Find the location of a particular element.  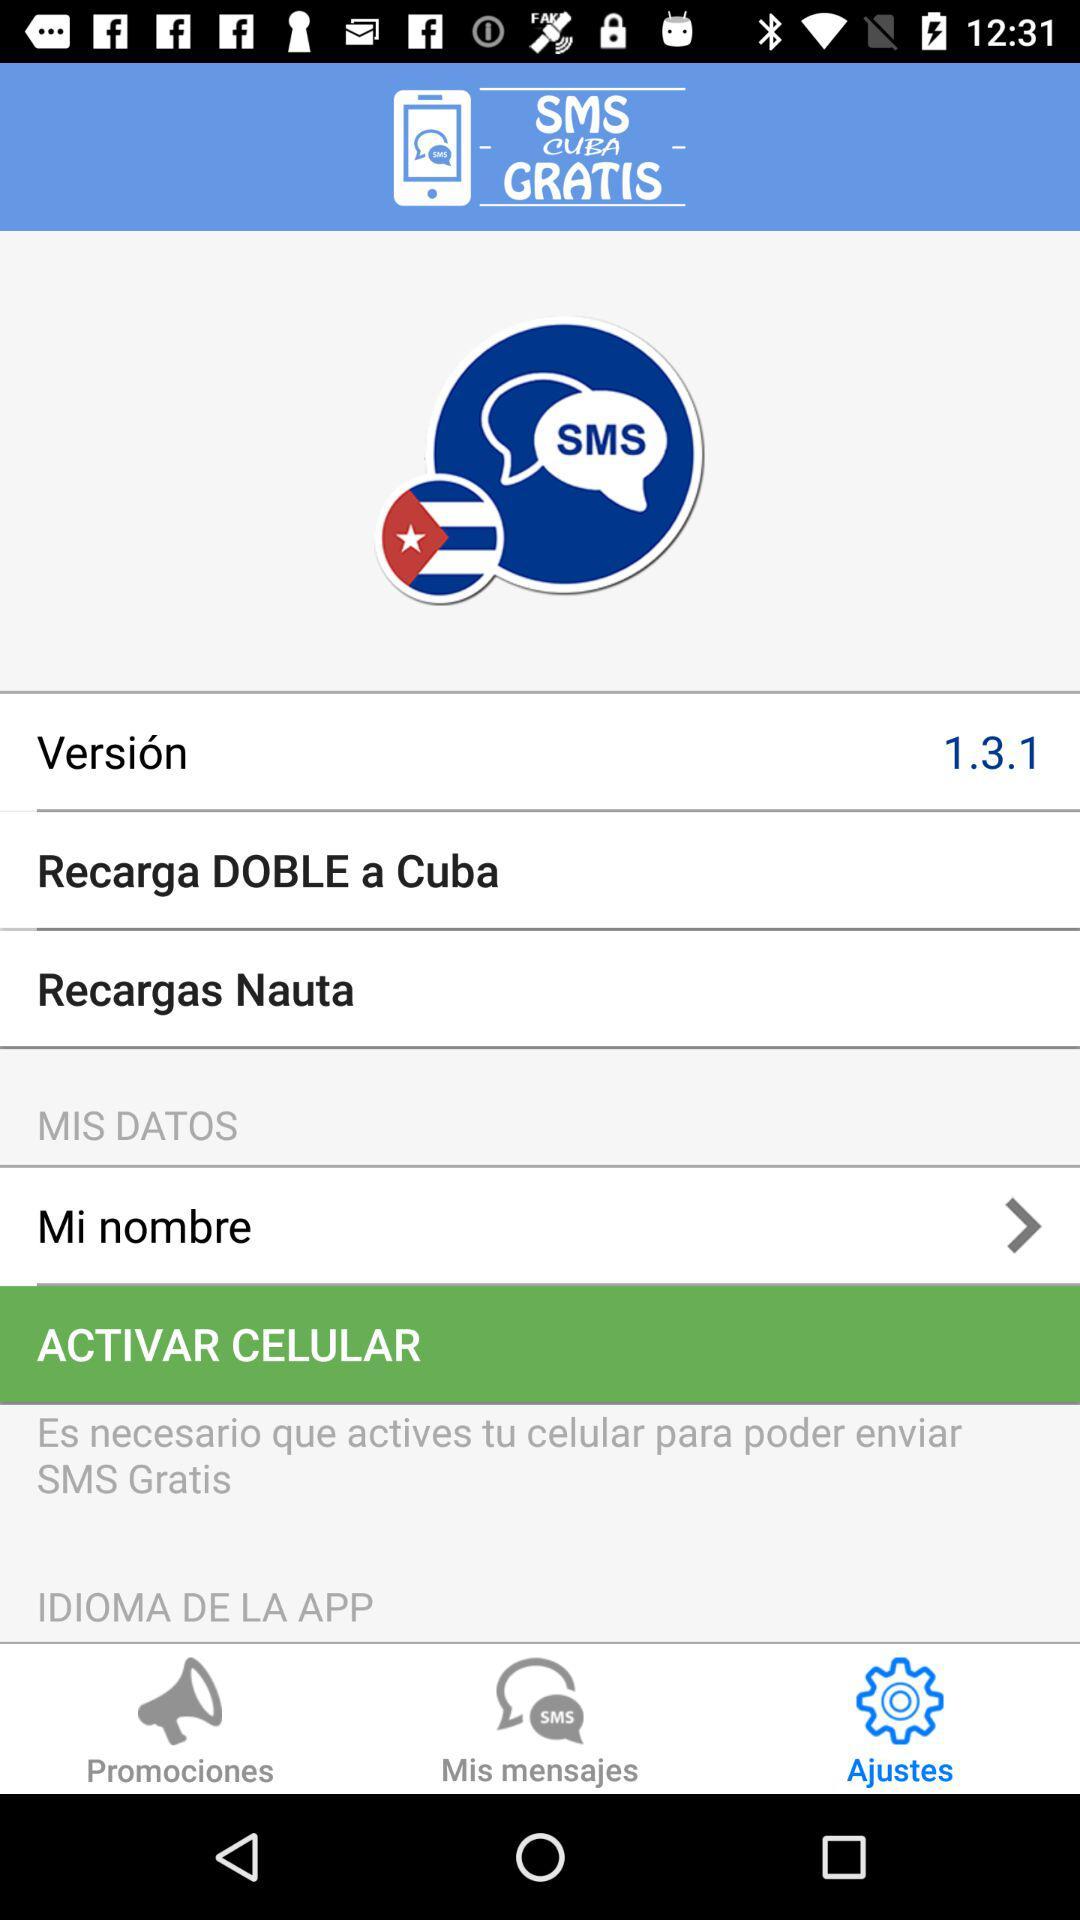

activar celular icon is located at coordinates (540, 1344).